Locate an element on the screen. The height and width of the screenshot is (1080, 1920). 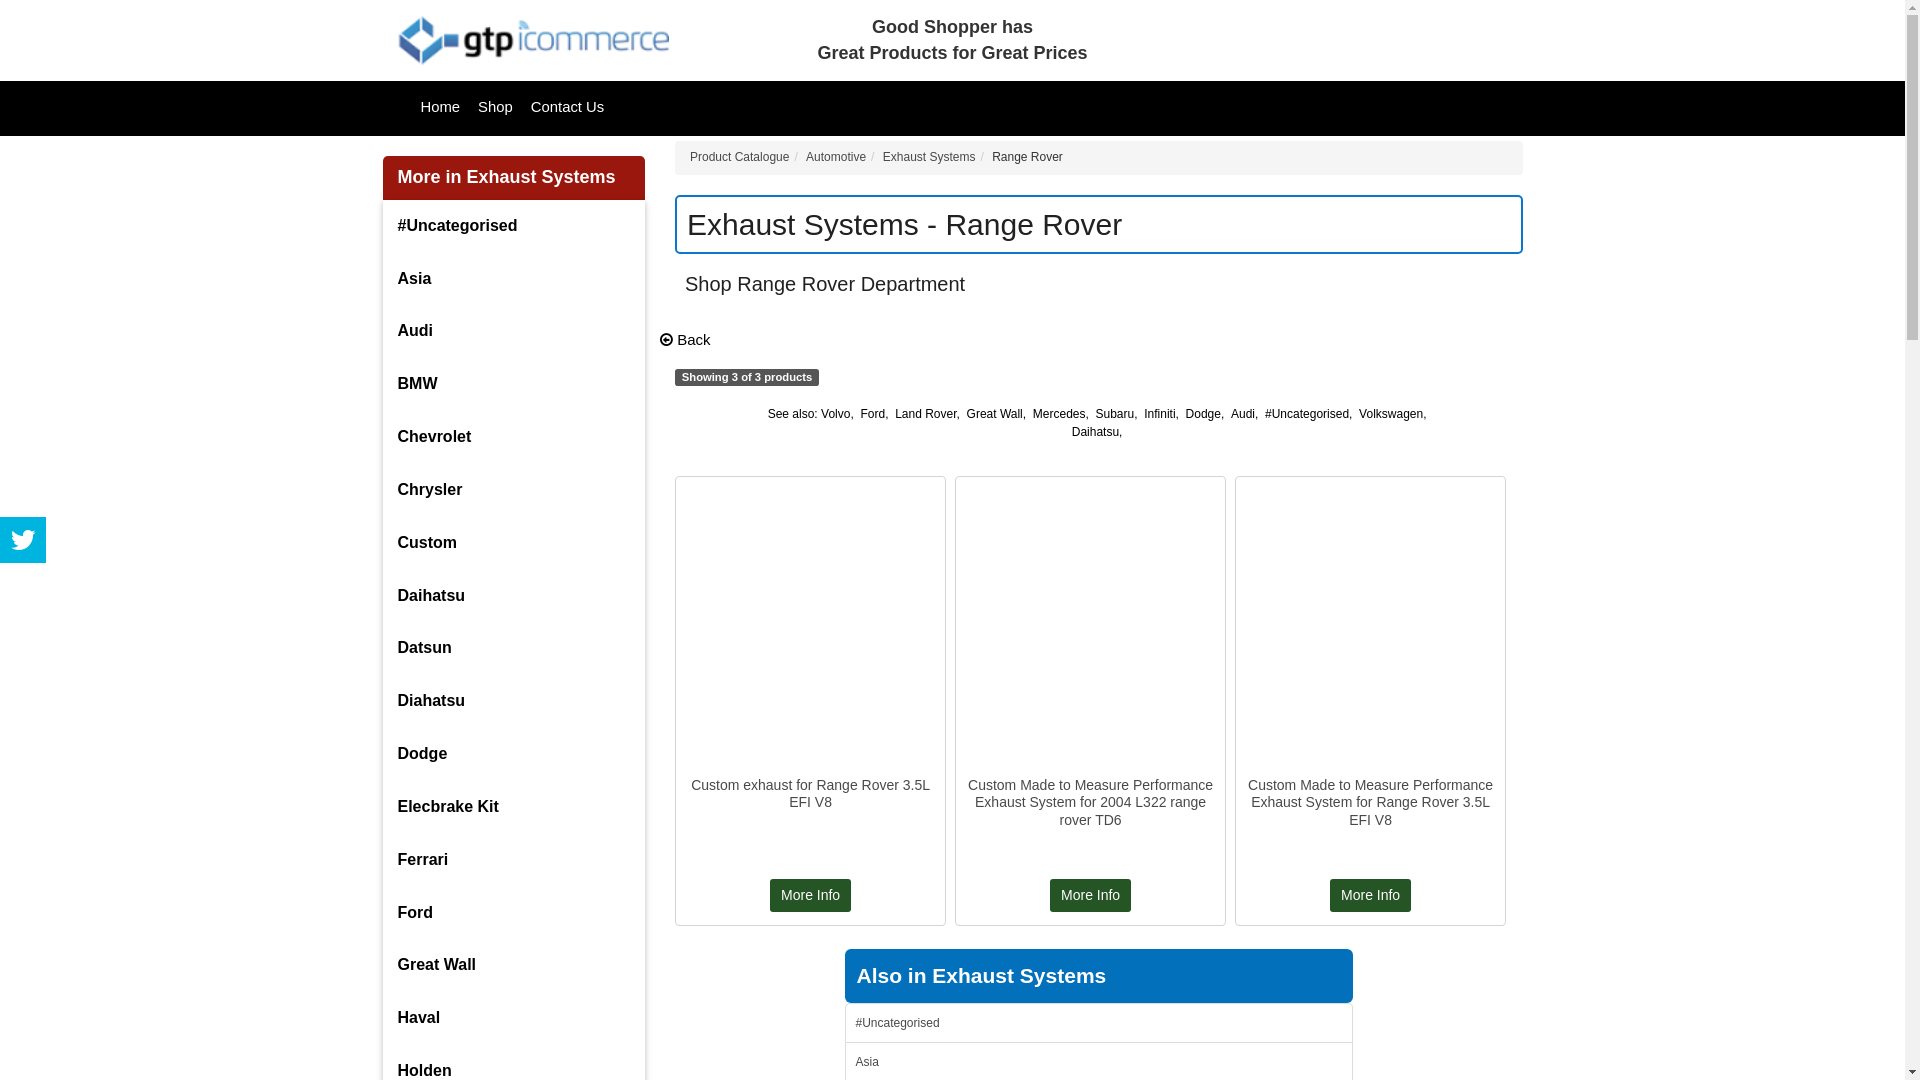
'Subaru' is located at coordinates (1114, 412).